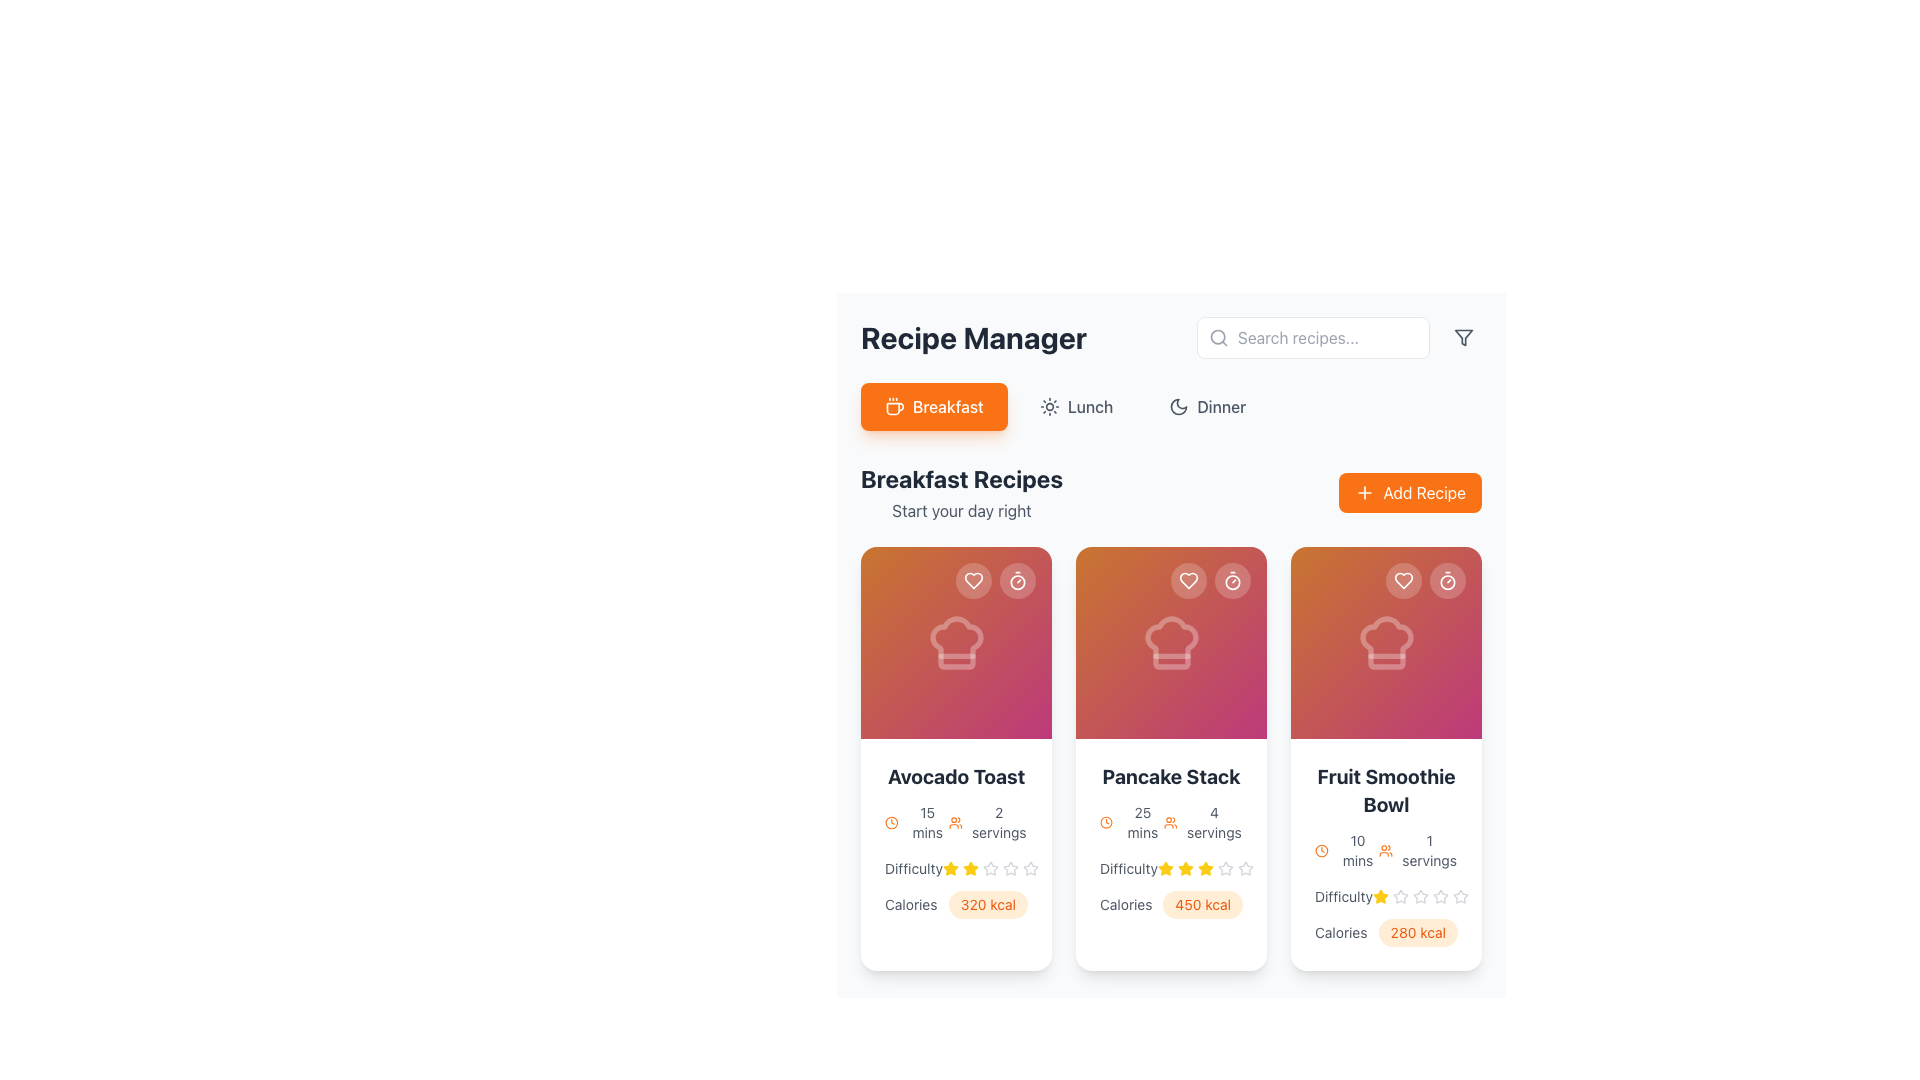 The width and height of the screenshot is (1920, 1080). What do you see at coordinates (1419, 896) in the screenshot?
I see `the fourth star icon in the difficulty rating section of the 'Fruit Smoothie Bowl' card, which is a gray outline star used for rating` at bounding box center [1419, 896].